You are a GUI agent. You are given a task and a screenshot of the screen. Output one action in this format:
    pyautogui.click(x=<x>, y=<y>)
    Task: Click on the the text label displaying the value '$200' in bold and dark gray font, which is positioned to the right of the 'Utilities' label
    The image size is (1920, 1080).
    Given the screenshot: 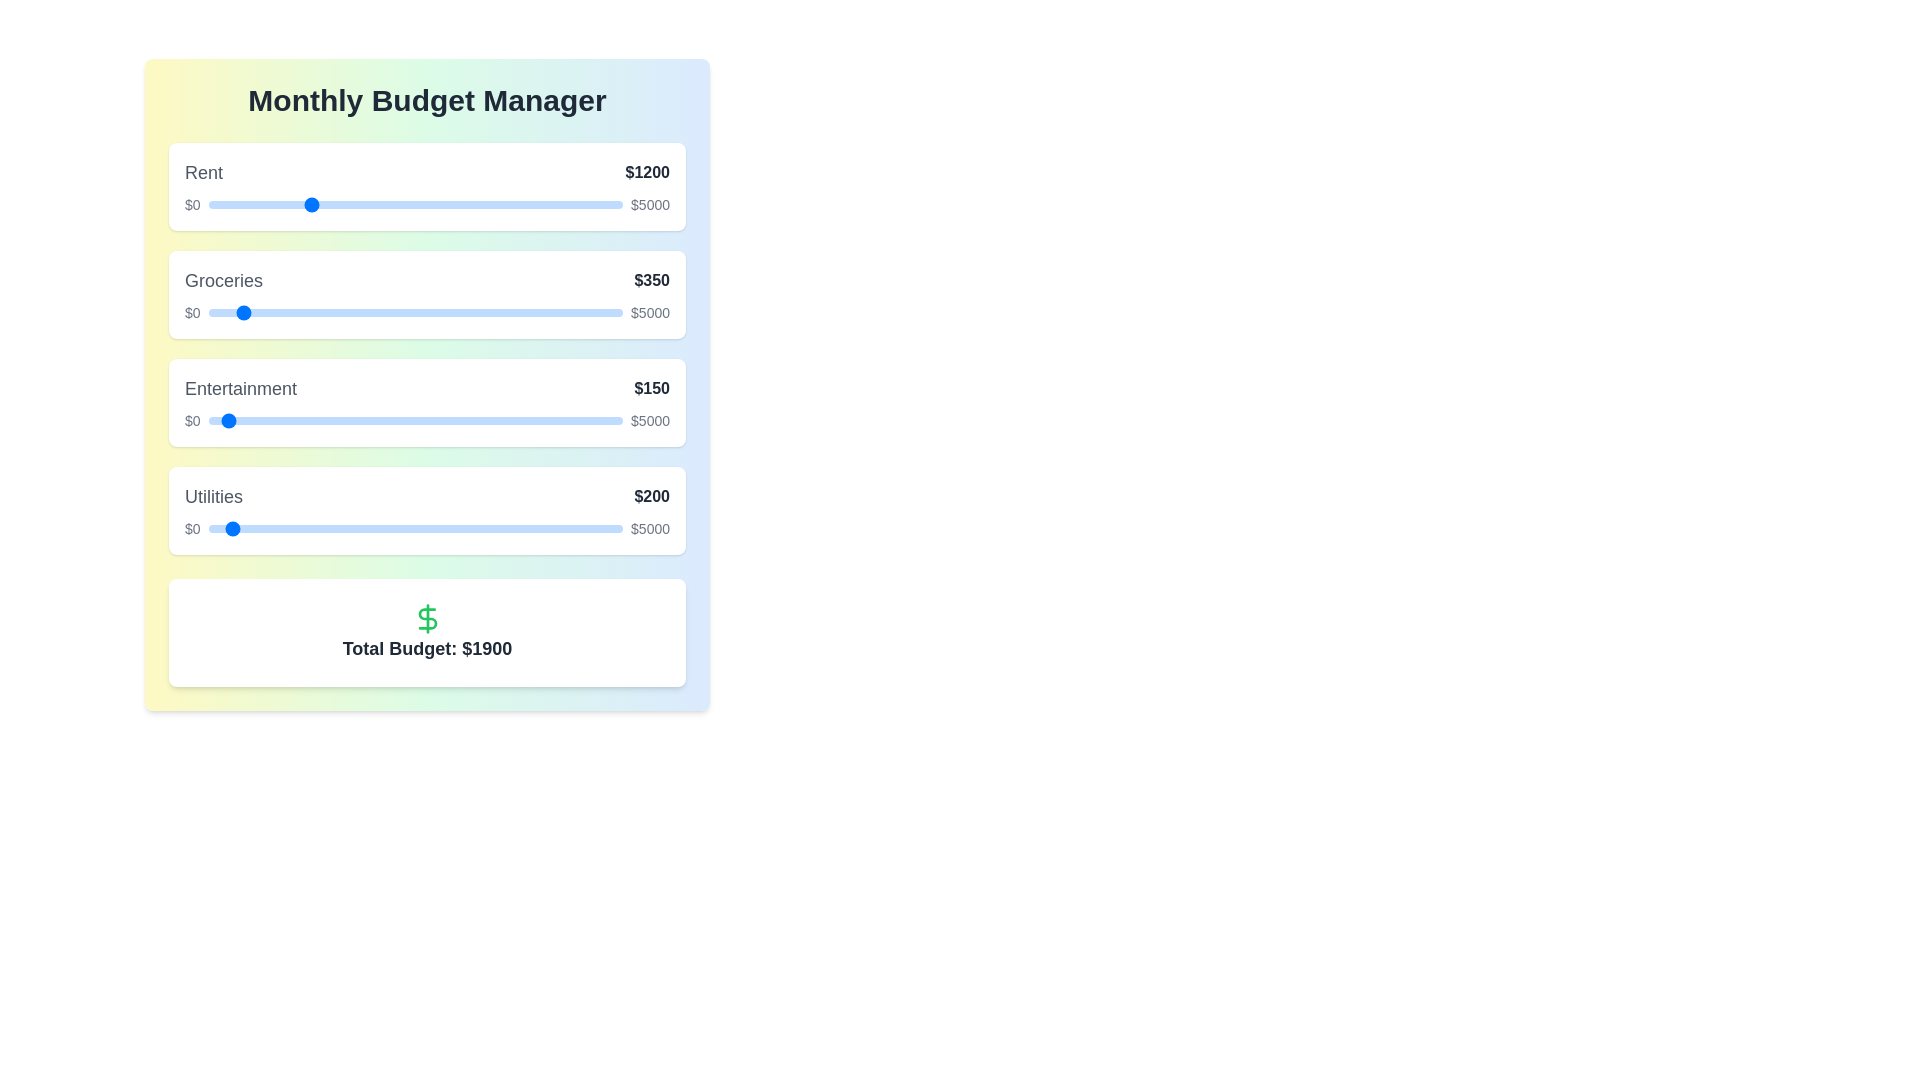 What is the action you would take?
    pyautogui.click(x=652, y=496)
    